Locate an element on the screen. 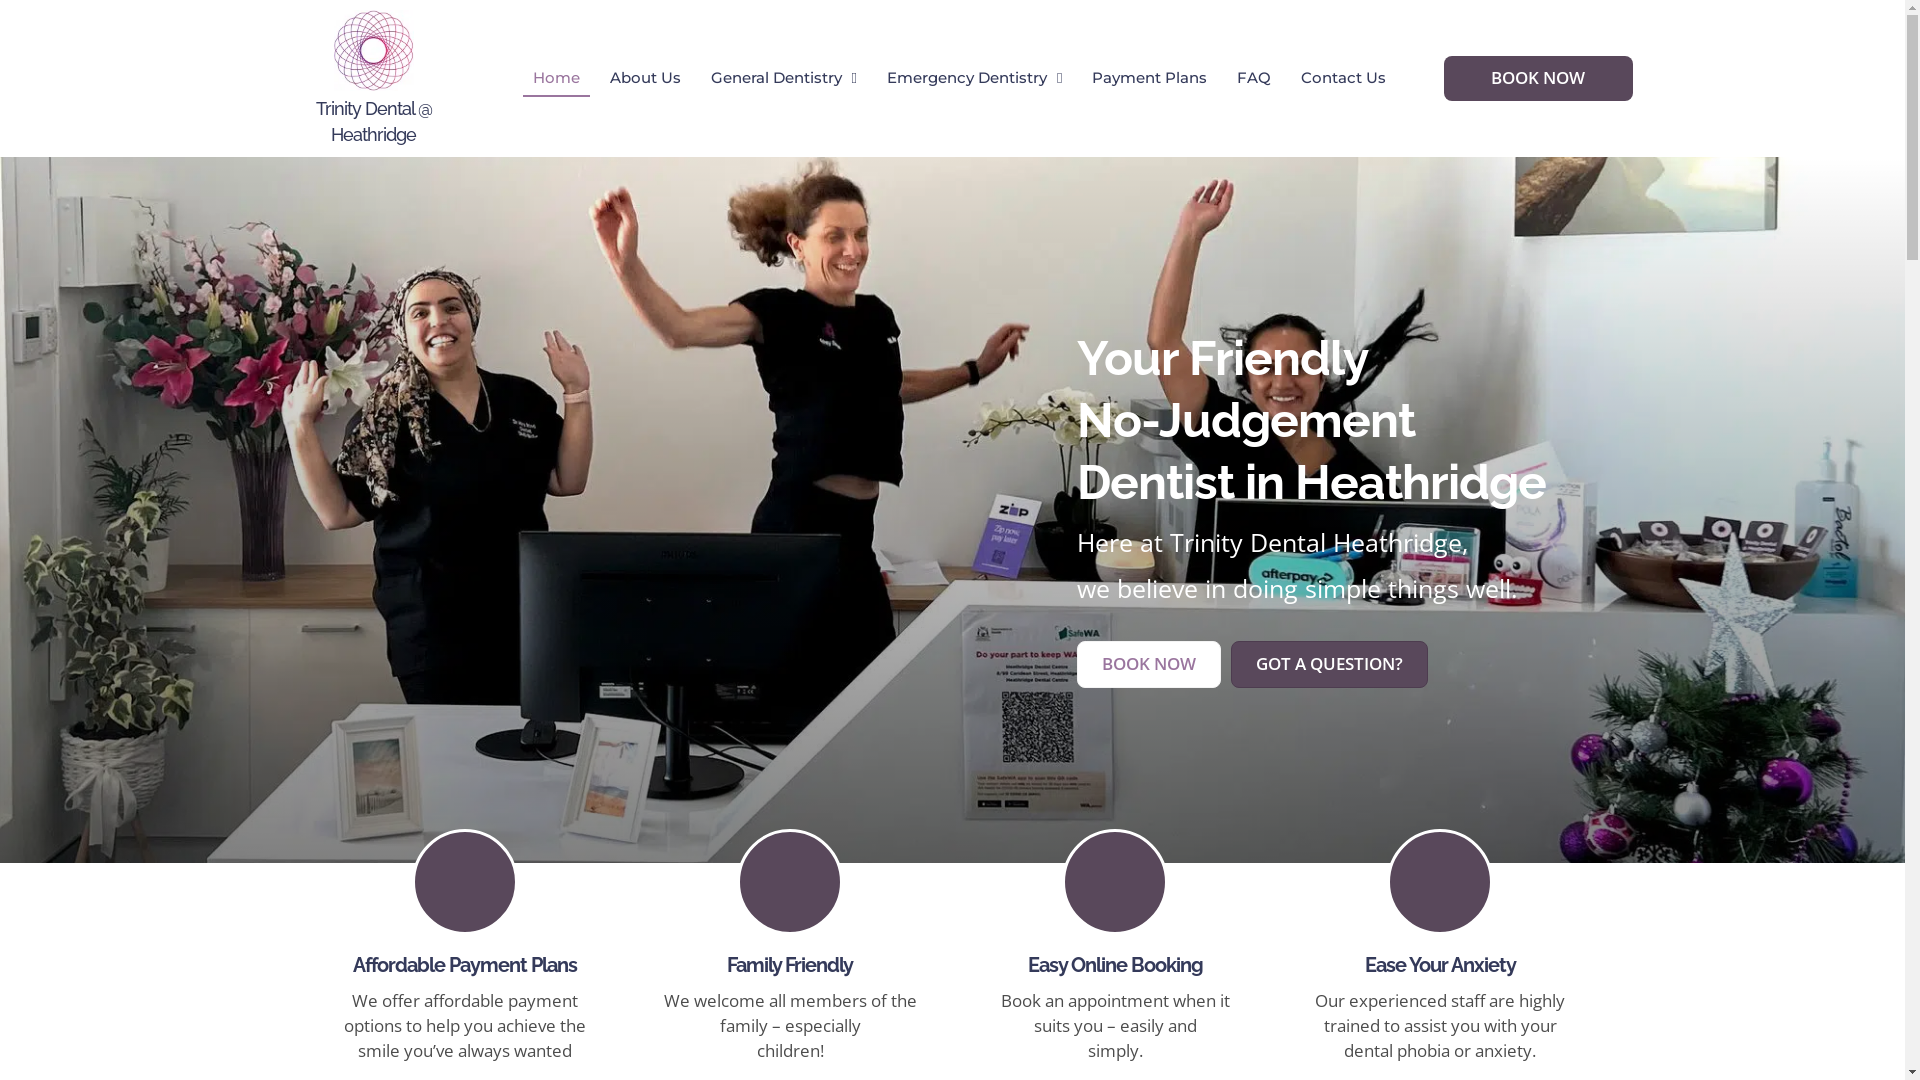 This screenshot has width=1920, height=1080. 'BOOK NOW' is located at coordinates (1537, 76).